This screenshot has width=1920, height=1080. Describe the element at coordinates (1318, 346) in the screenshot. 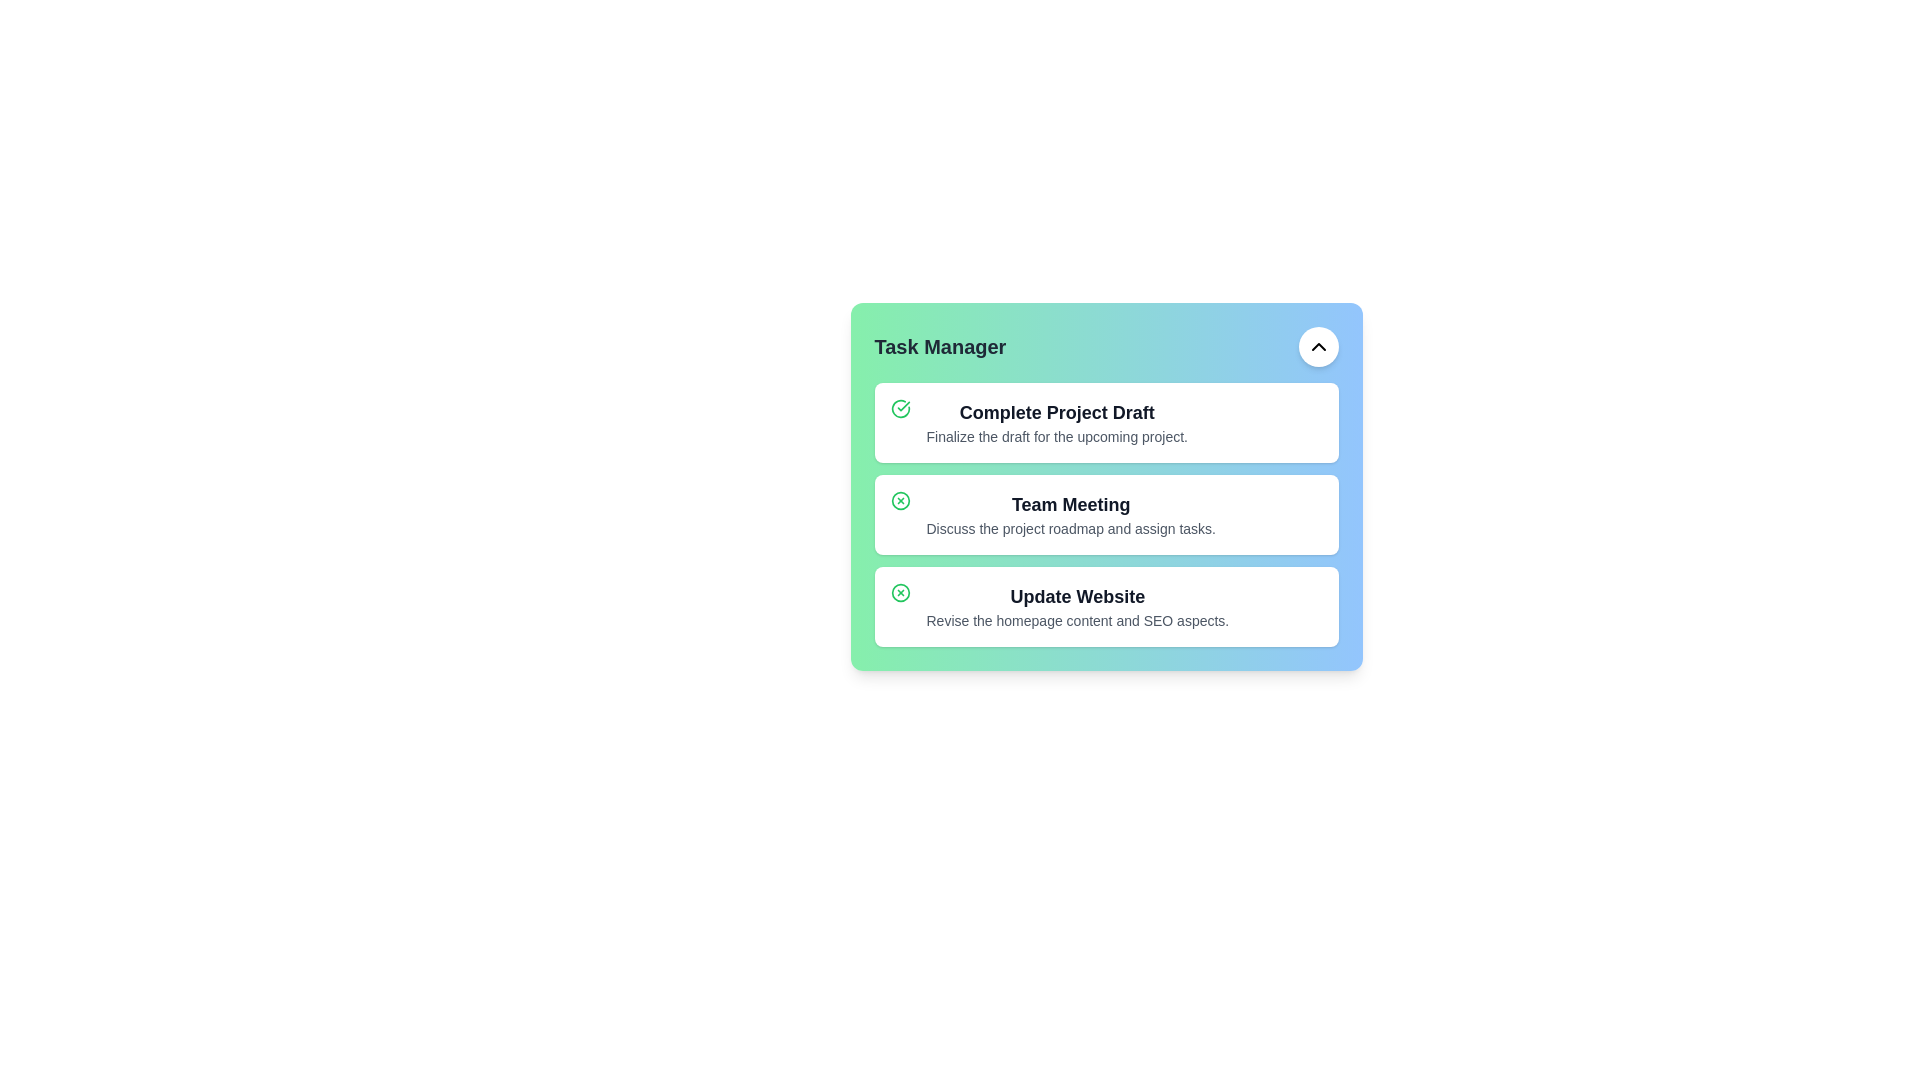

I see `Chevron button to toggle the task list visibility` at that location.